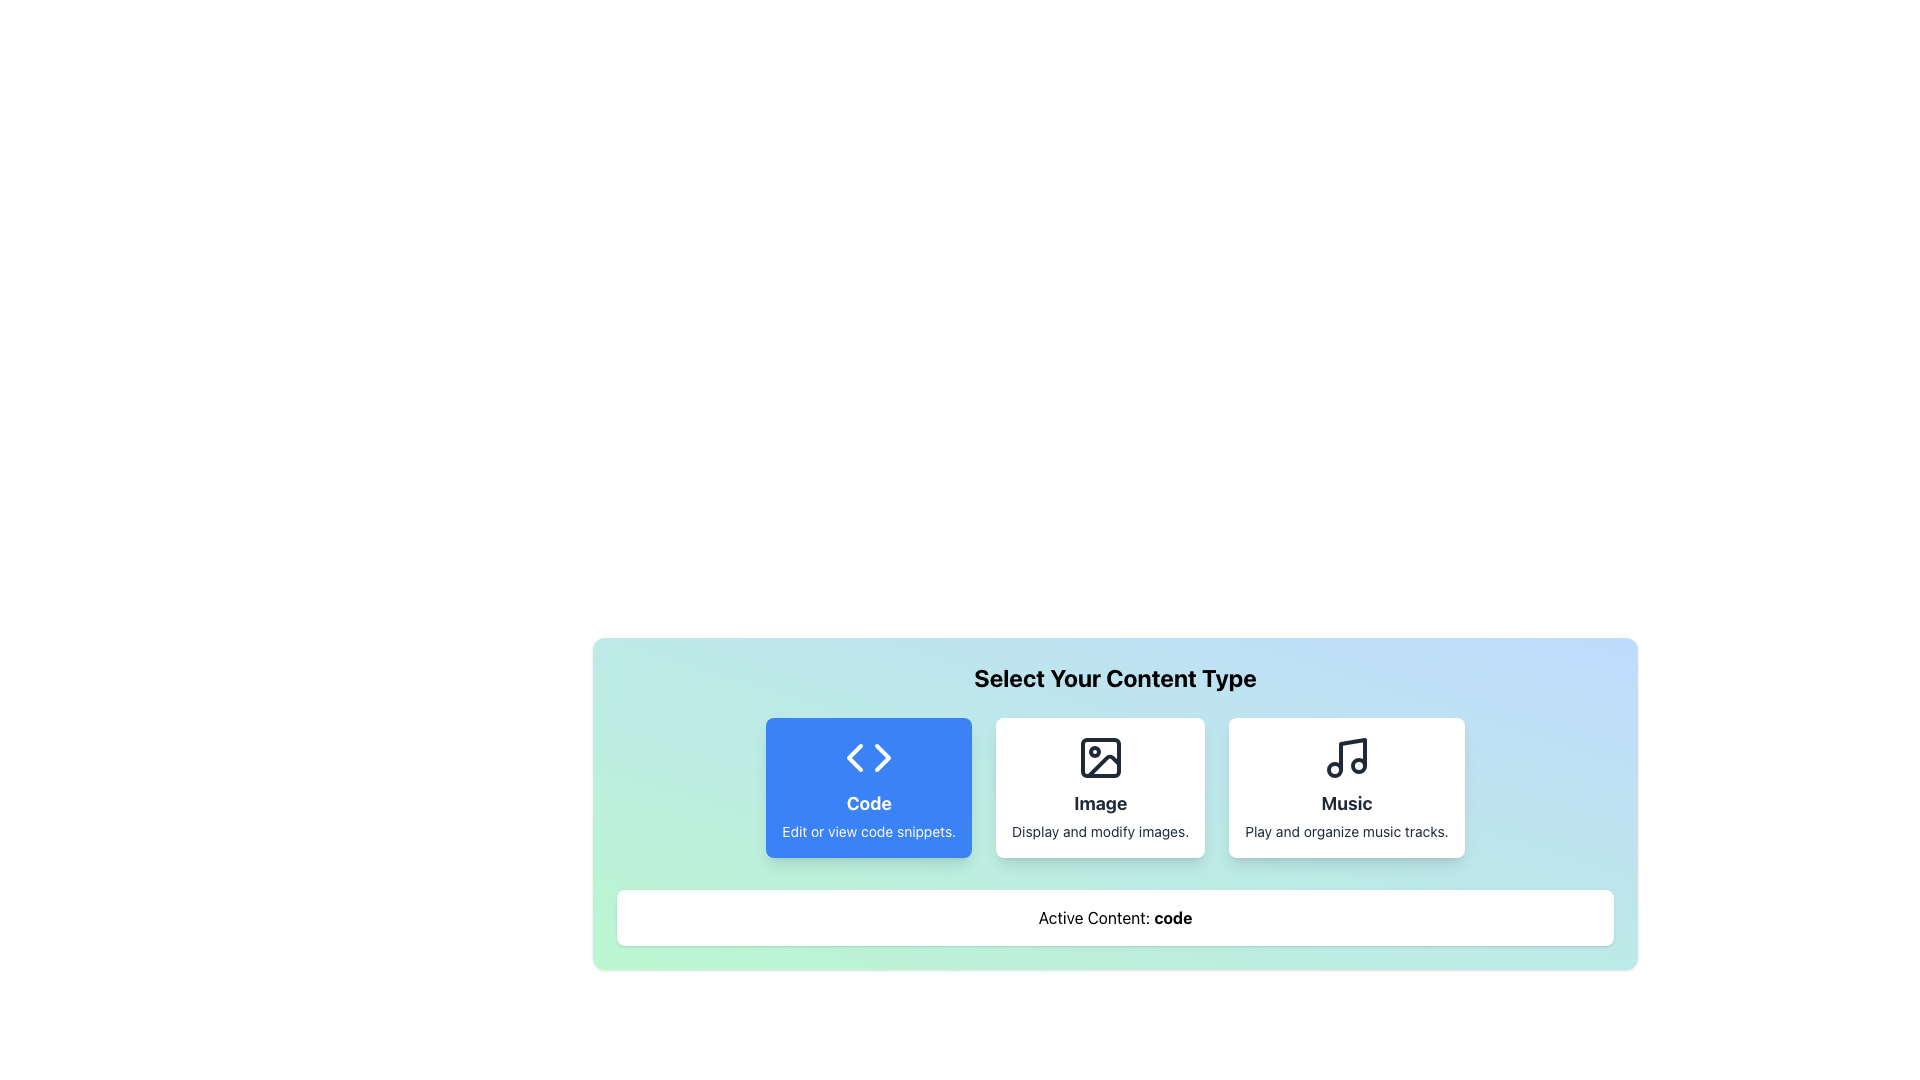  I want to click on the leftmost decorative circle icon located at the bottom-left corner of the 'Music' card, which overlaps the music note graphic, so click(1334, 769).